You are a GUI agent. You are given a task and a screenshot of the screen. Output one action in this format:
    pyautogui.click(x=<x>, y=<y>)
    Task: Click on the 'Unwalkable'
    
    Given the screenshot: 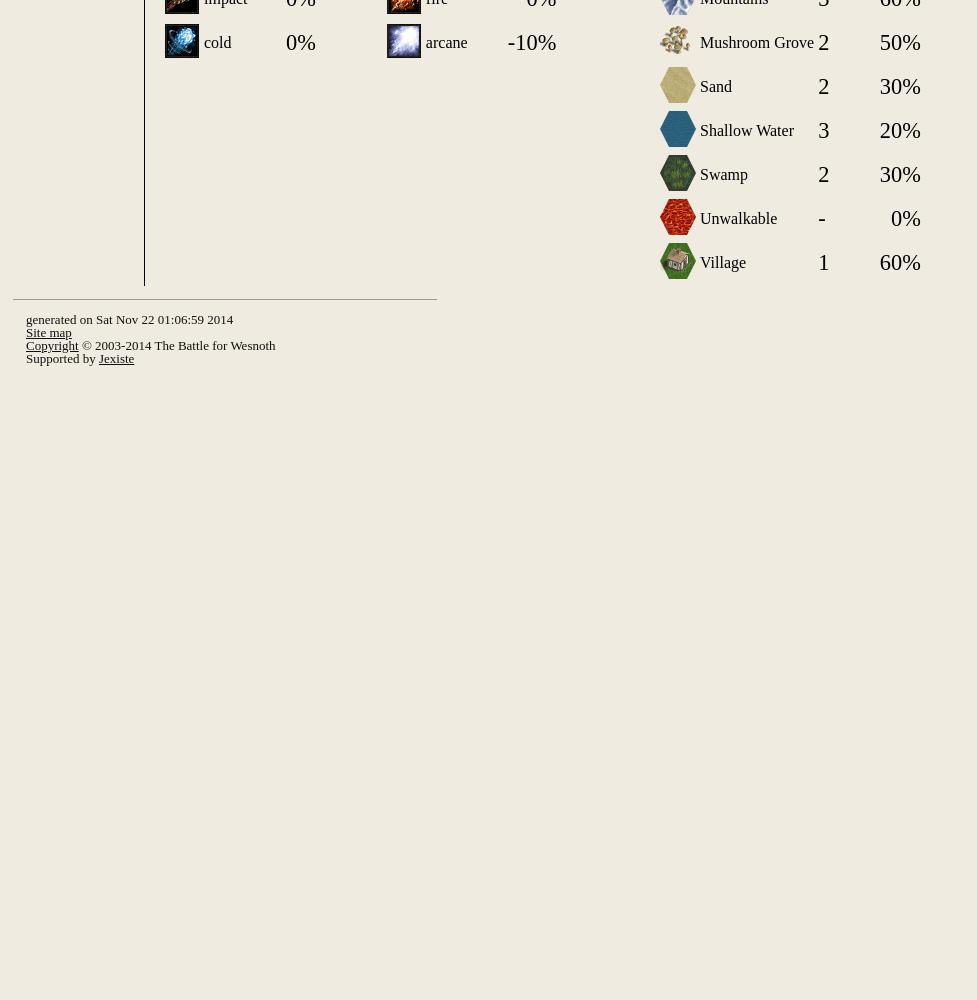 What is the action you would take?
    pyautogui.click(x=738, y=216)
    